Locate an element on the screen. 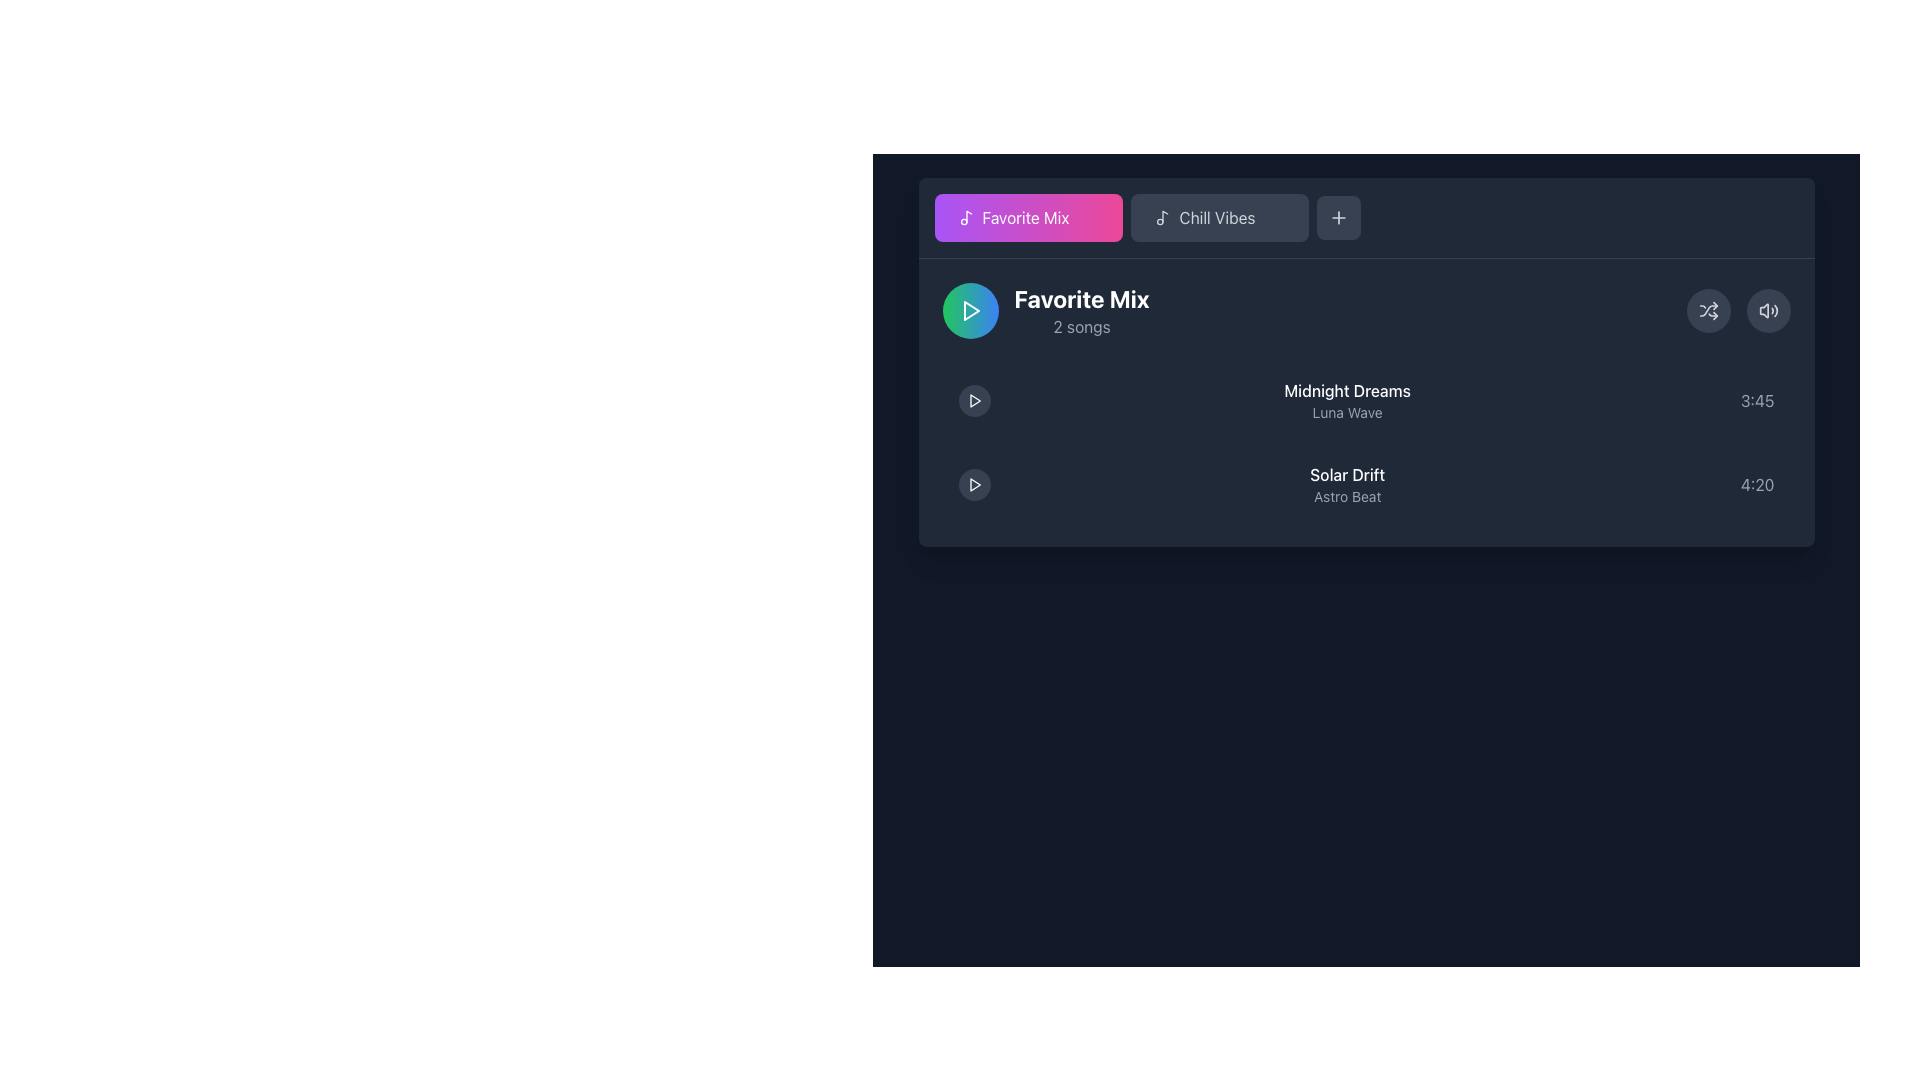 The height and width of the screenshot is (1080, 1920). the 'Chill Vibes' button, which is a rectangular button with rounded corners, dark gray background, and white text, located between the 'Favorite Mix' button and a circular button with a plus icon is located at coordinates (1219, 218).